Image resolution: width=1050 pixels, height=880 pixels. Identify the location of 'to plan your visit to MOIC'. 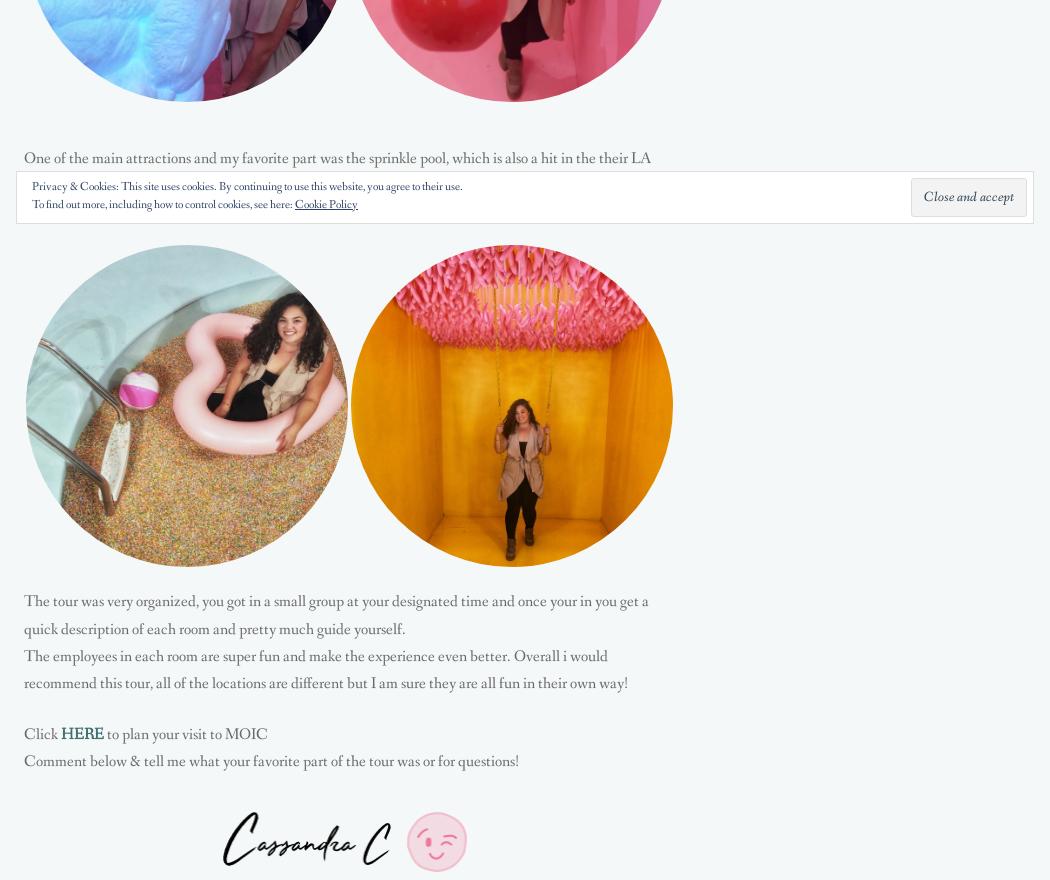
(185, 733).